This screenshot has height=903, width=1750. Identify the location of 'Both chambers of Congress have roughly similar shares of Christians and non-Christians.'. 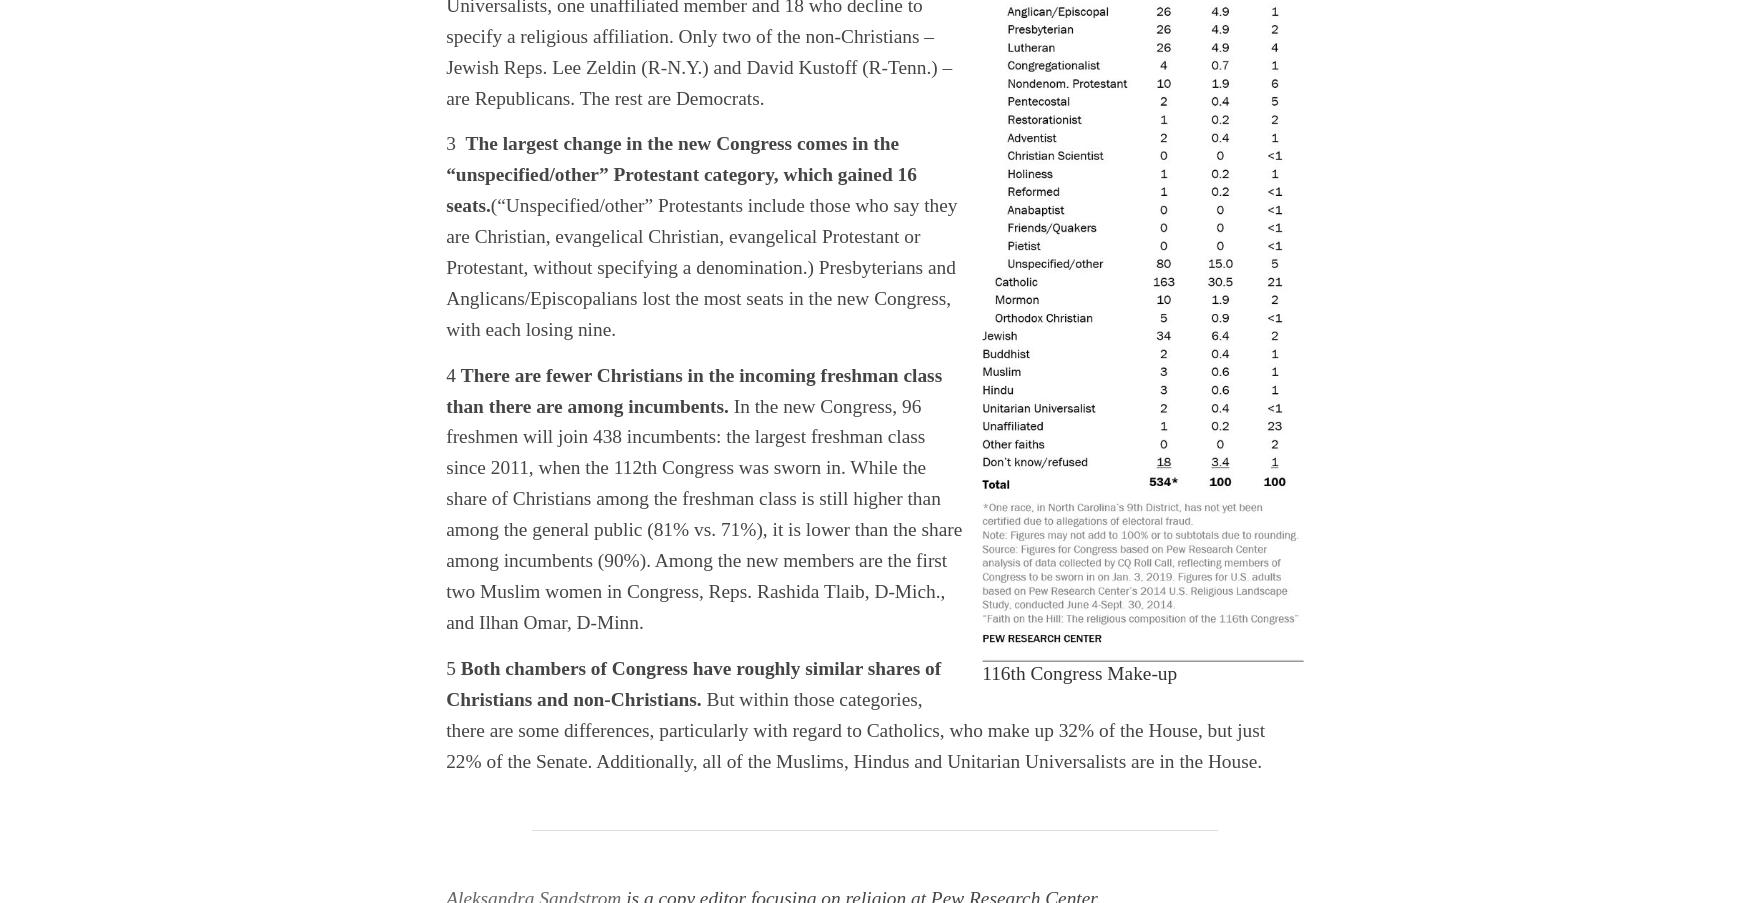
(693, 682).